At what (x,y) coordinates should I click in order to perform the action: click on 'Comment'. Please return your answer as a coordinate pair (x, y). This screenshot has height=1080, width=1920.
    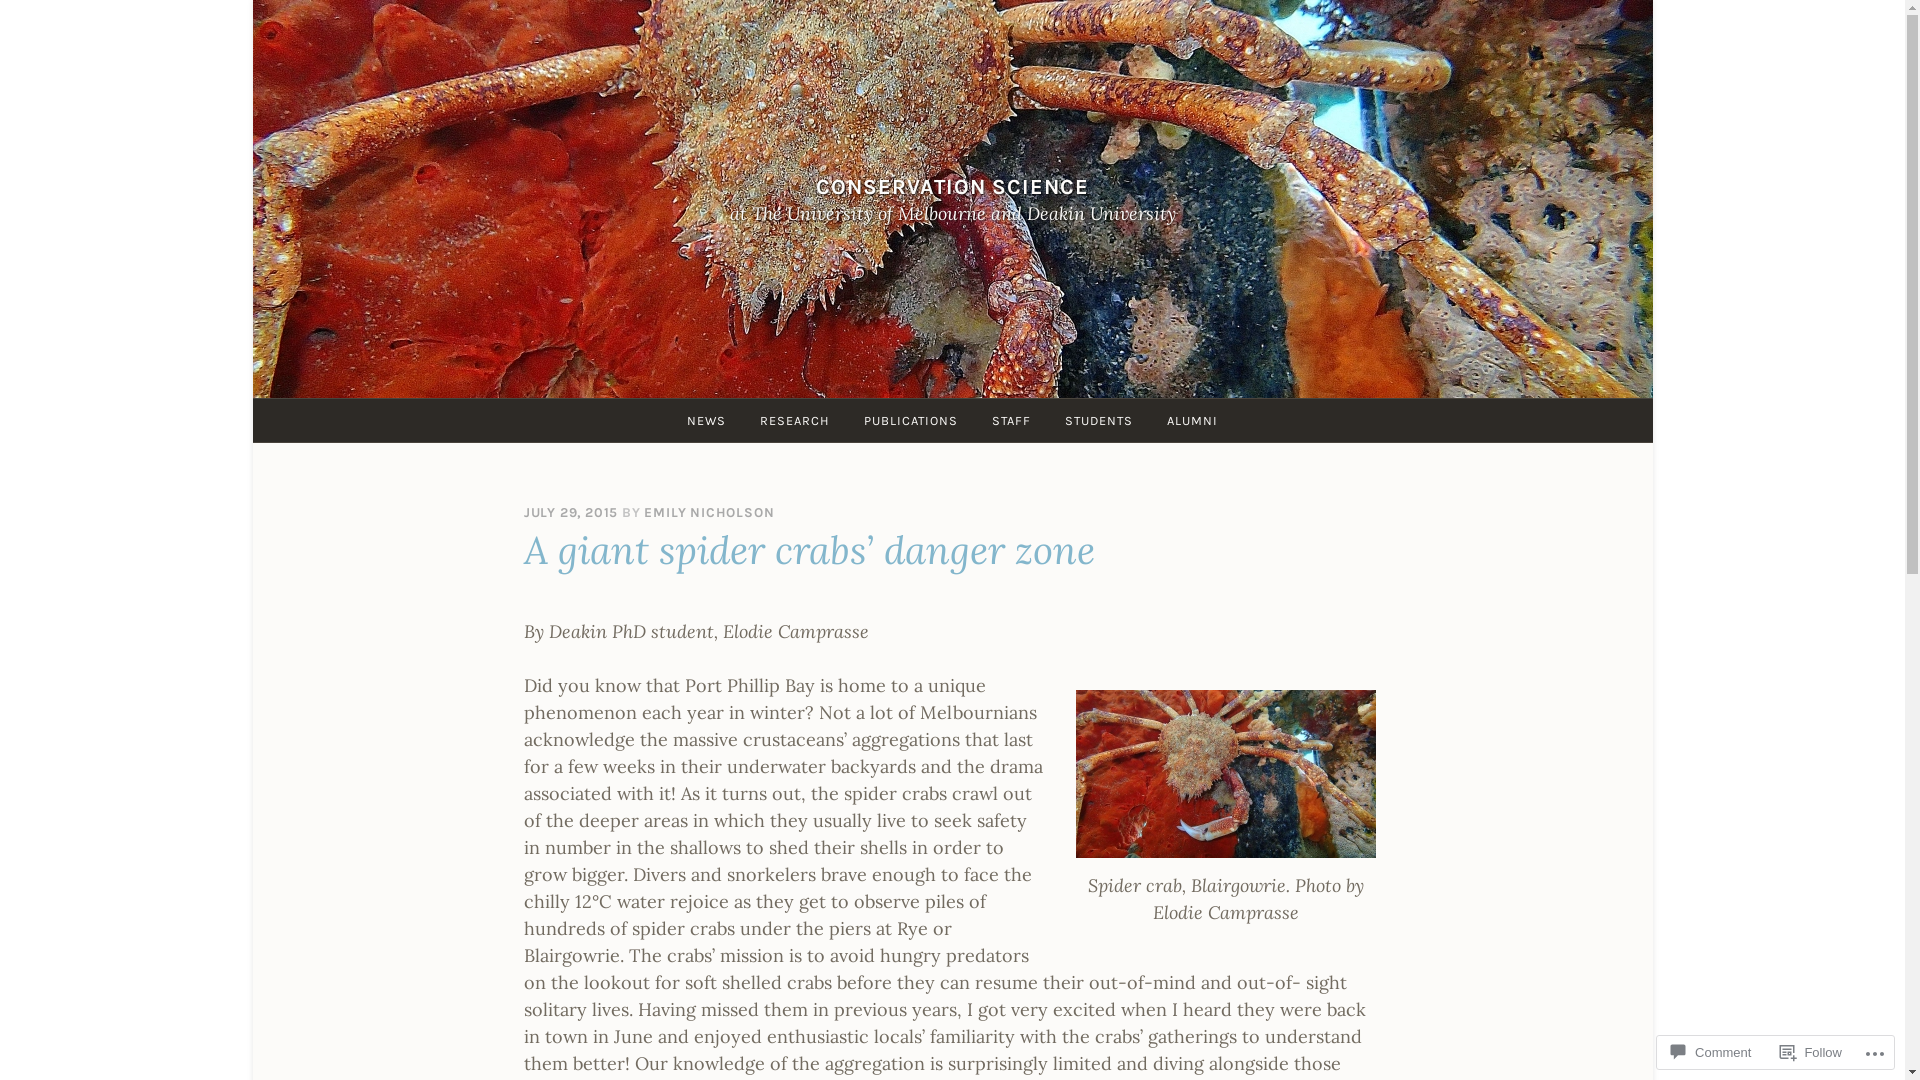
    Looking at the image, I should click on (1709, 1051).